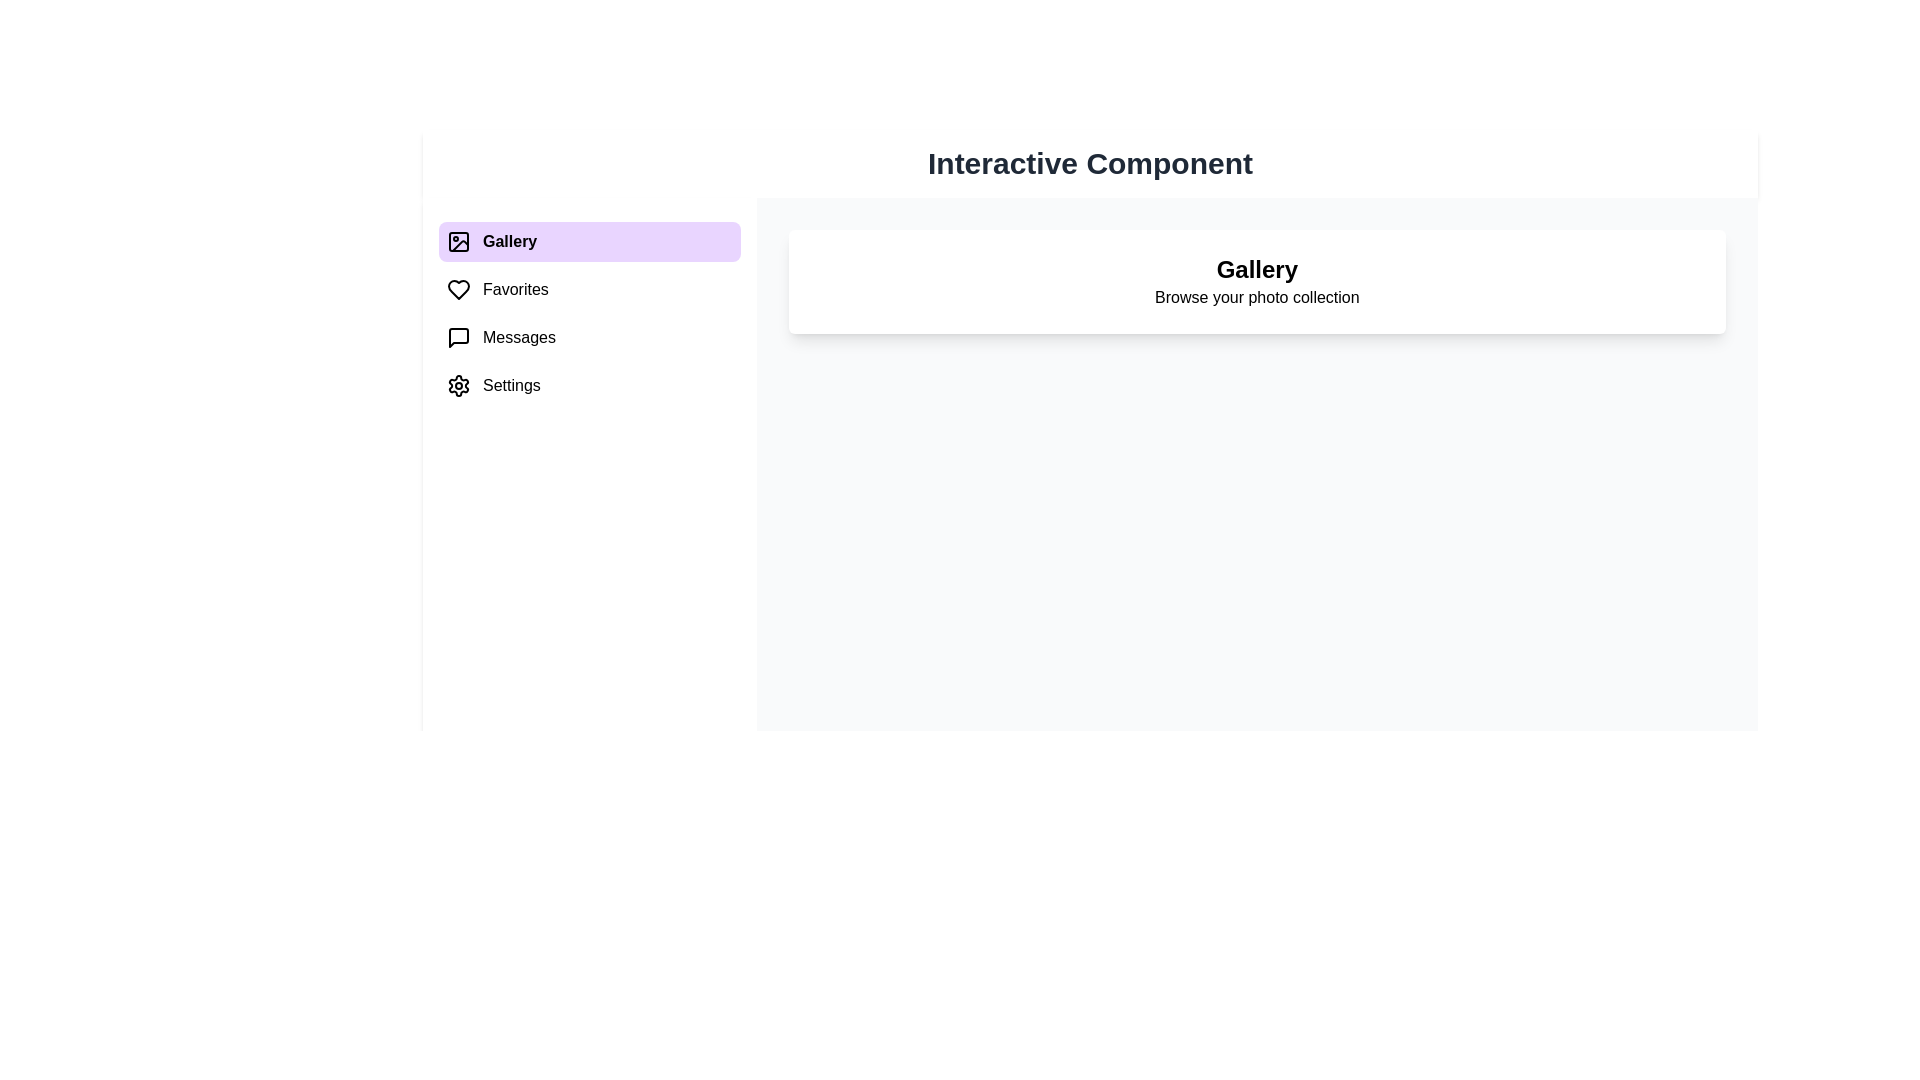 The width and height of the screenshot is (1920, 1080). I want to click on the menu item Messages to switch the content area, so click(588, 337).